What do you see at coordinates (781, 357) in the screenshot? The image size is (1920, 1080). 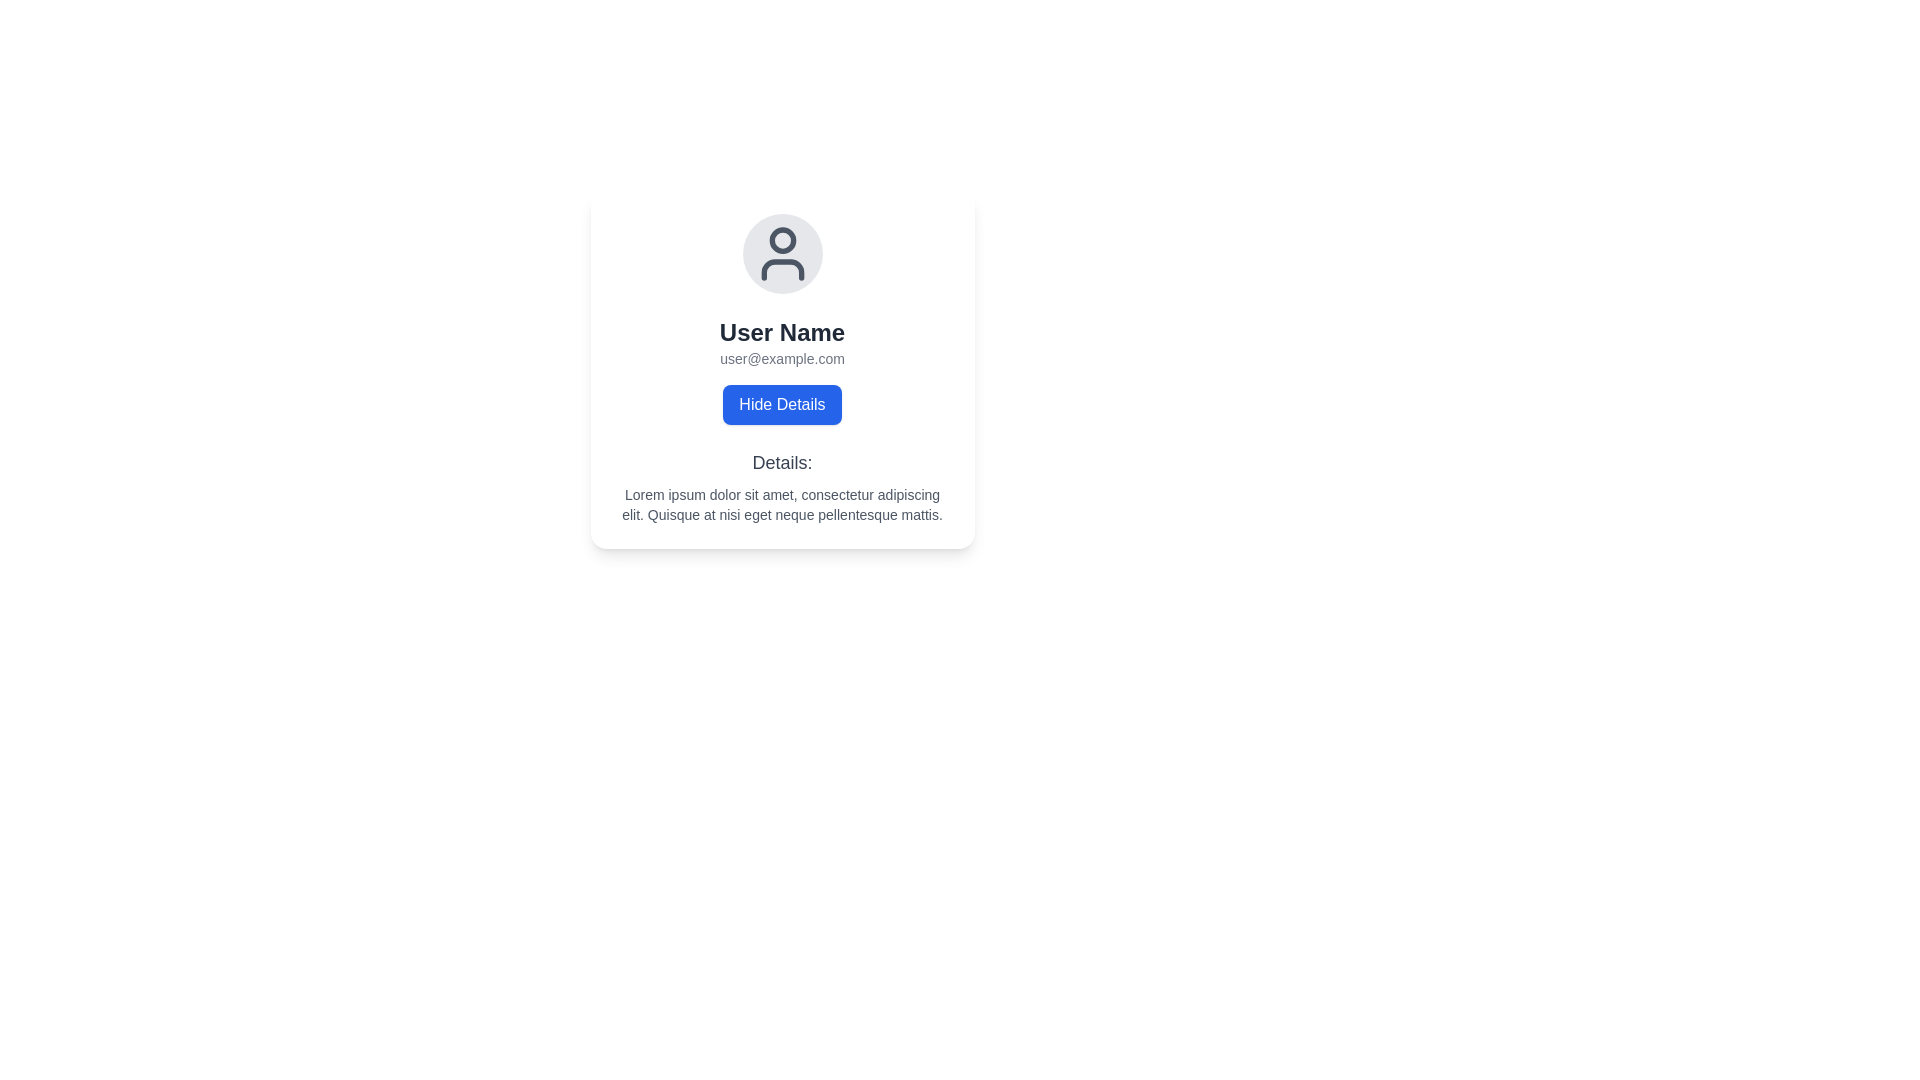 I see `the static text displaying the user's email address, which is located directly below the 'User Name' text and above the 'Hide Details' button` at bounding box center [781, 357].